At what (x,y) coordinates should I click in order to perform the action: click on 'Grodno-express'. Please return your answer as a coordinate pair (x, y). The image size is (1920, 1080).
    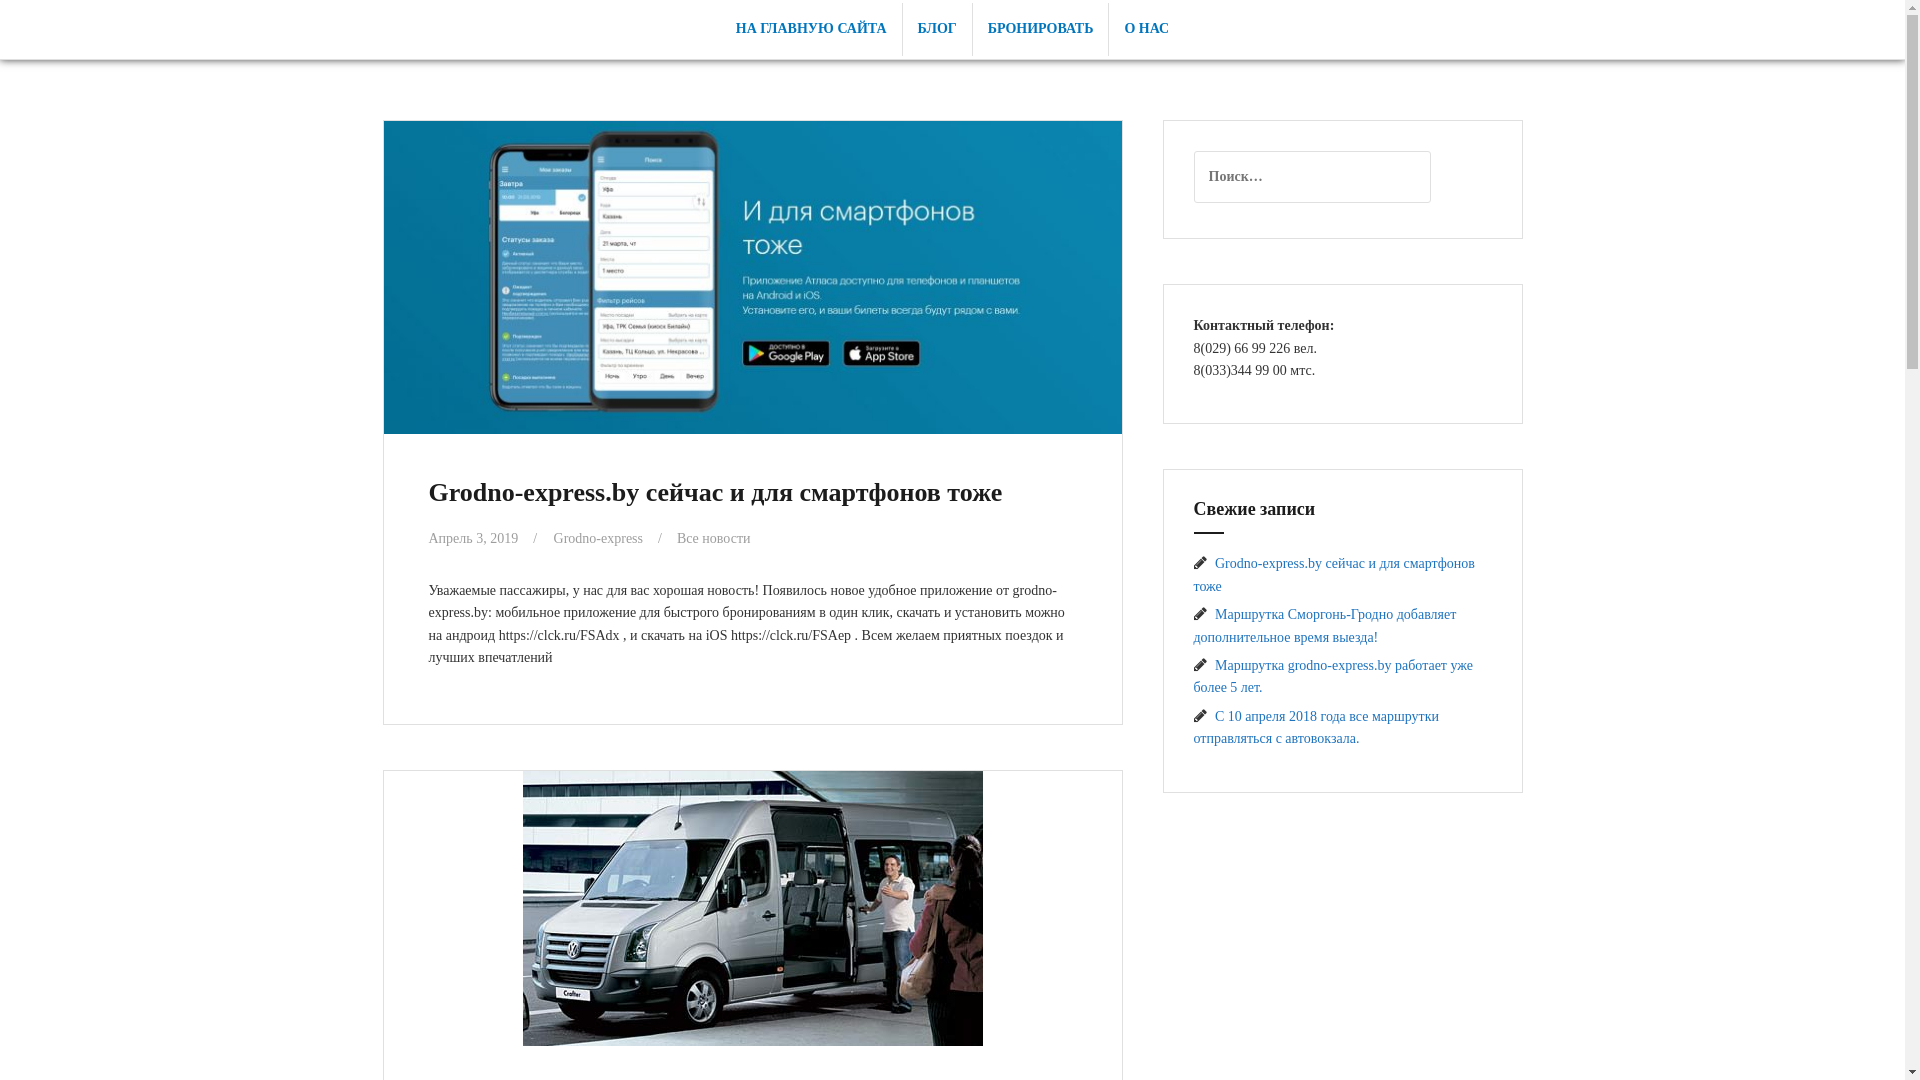
    Looking at the image, I should click on (553, 536).